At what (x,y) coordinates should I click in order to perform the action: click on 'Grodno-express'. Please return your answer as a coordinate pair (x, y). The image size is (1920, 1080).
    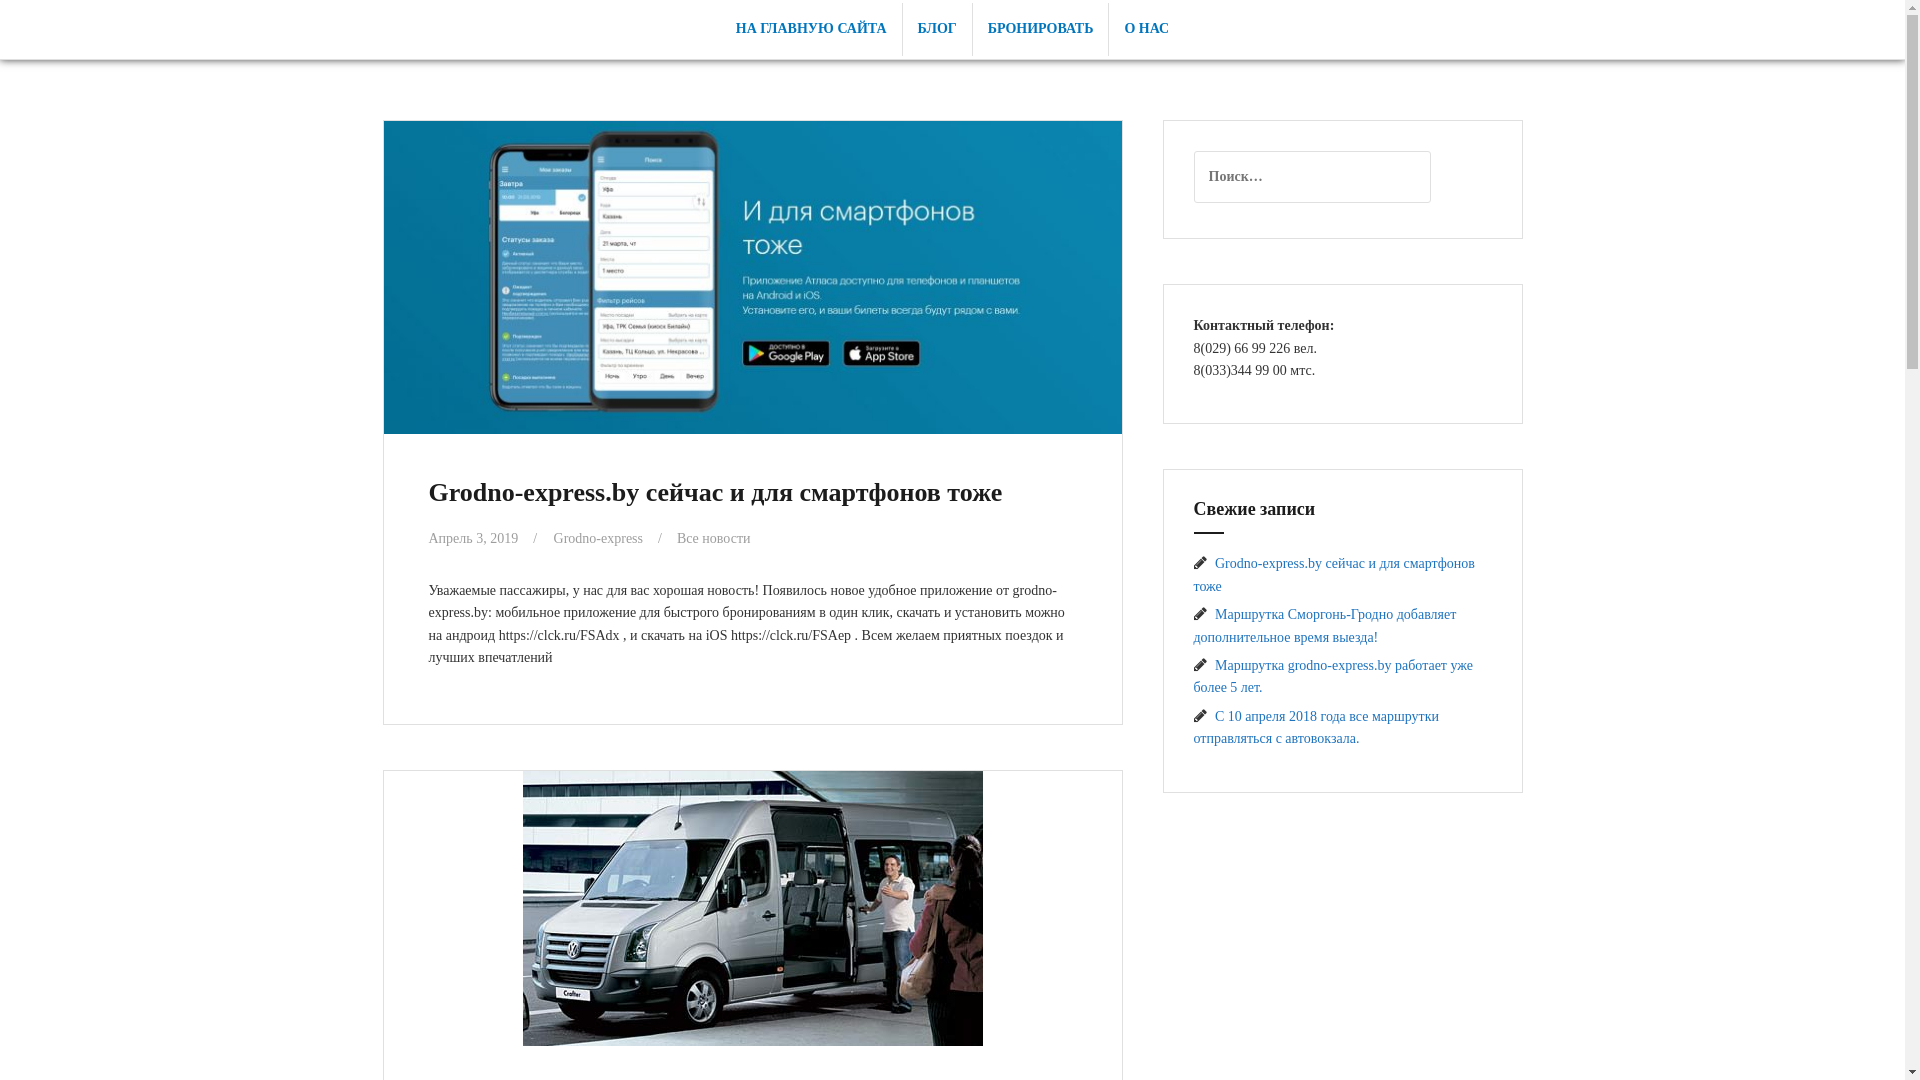
    Looking at the image, I should click on (553, 536).